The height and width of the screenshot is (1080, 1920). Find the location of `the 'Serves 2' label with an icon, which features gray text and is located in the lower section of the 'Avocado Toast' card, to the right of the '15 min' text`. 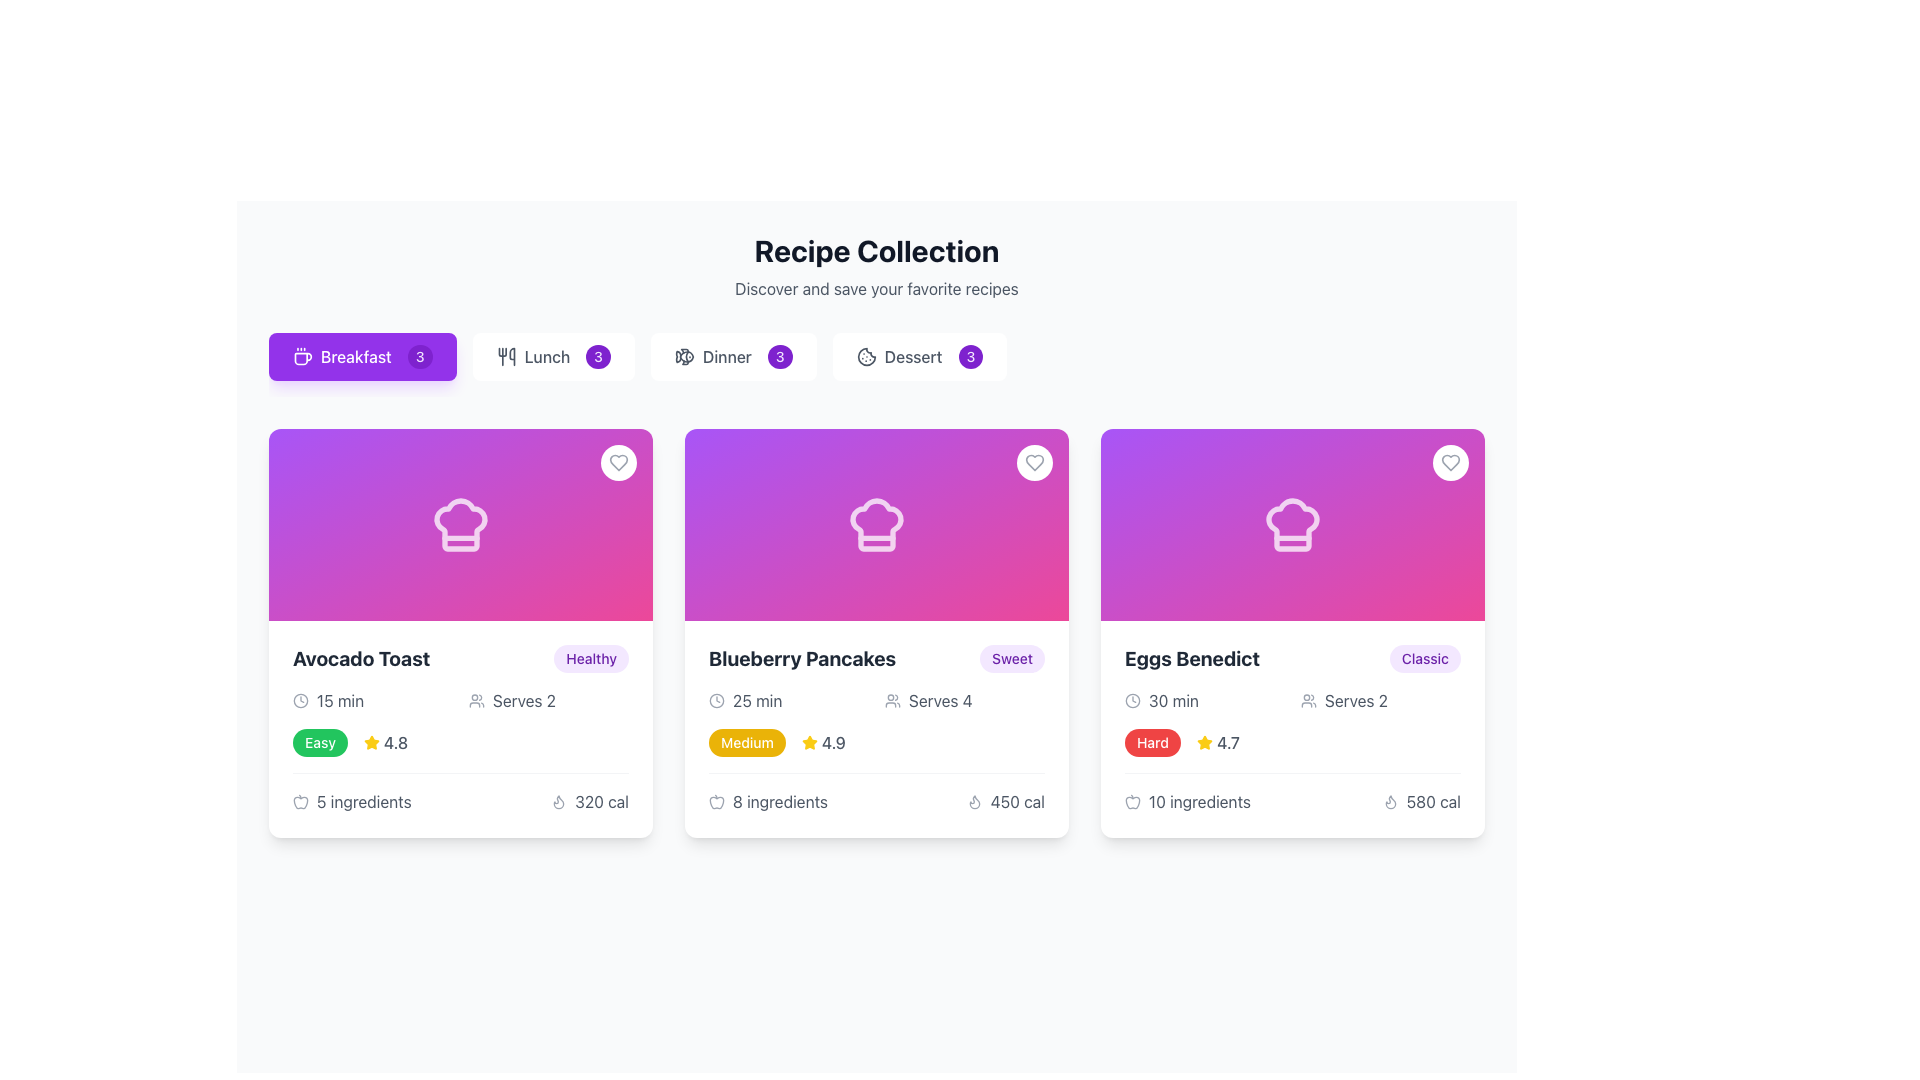

the 'Serves 2' label with an icon, which features gray text and is located in the lower section of the 'Avocado Toast' card, to the right of the '15 min' text is located at coordinates (548, 700).